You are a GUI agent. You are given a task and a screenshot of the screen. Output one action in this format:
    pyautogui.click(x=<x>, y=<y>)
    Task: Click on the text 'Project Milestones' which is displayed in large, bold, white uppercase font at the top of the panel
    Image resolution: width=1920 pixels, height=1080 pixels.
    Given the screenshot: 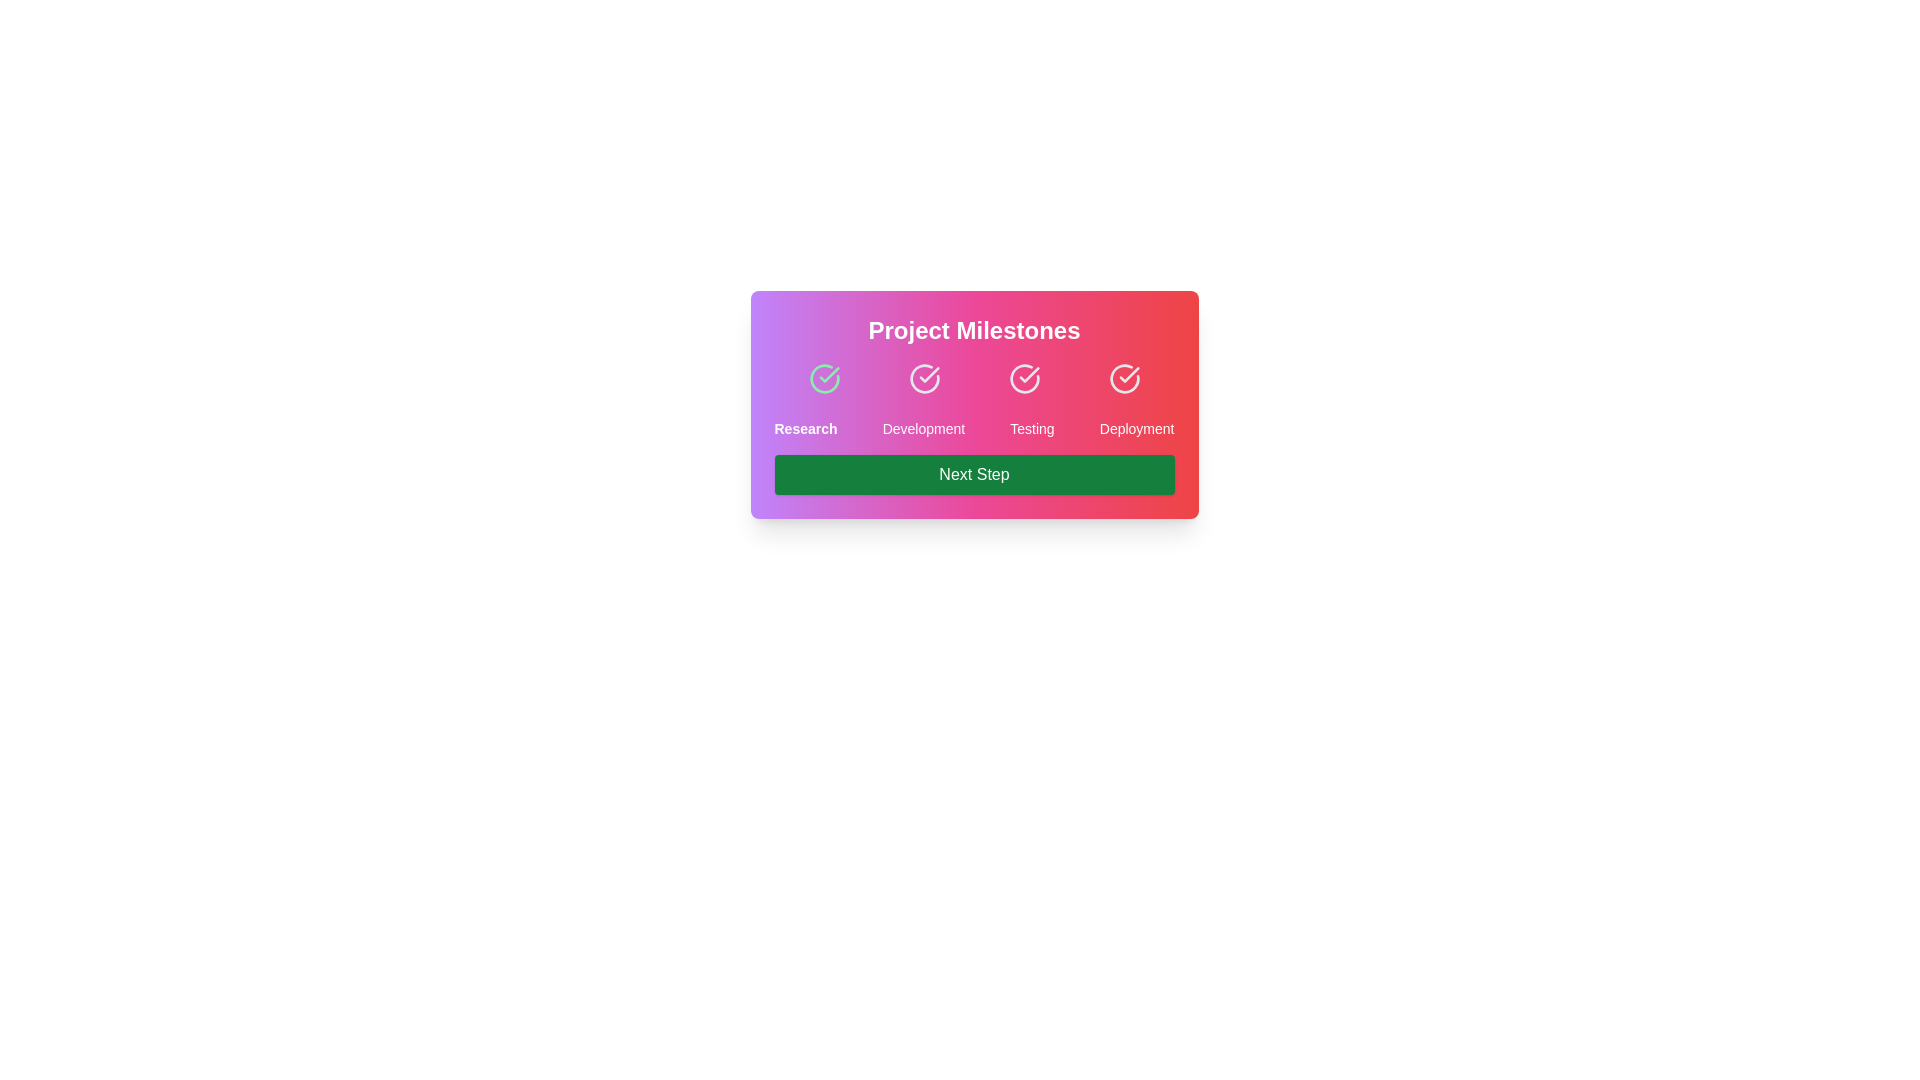 What is the action you would take?
    pyautogui.click(x=974, y=330)
    